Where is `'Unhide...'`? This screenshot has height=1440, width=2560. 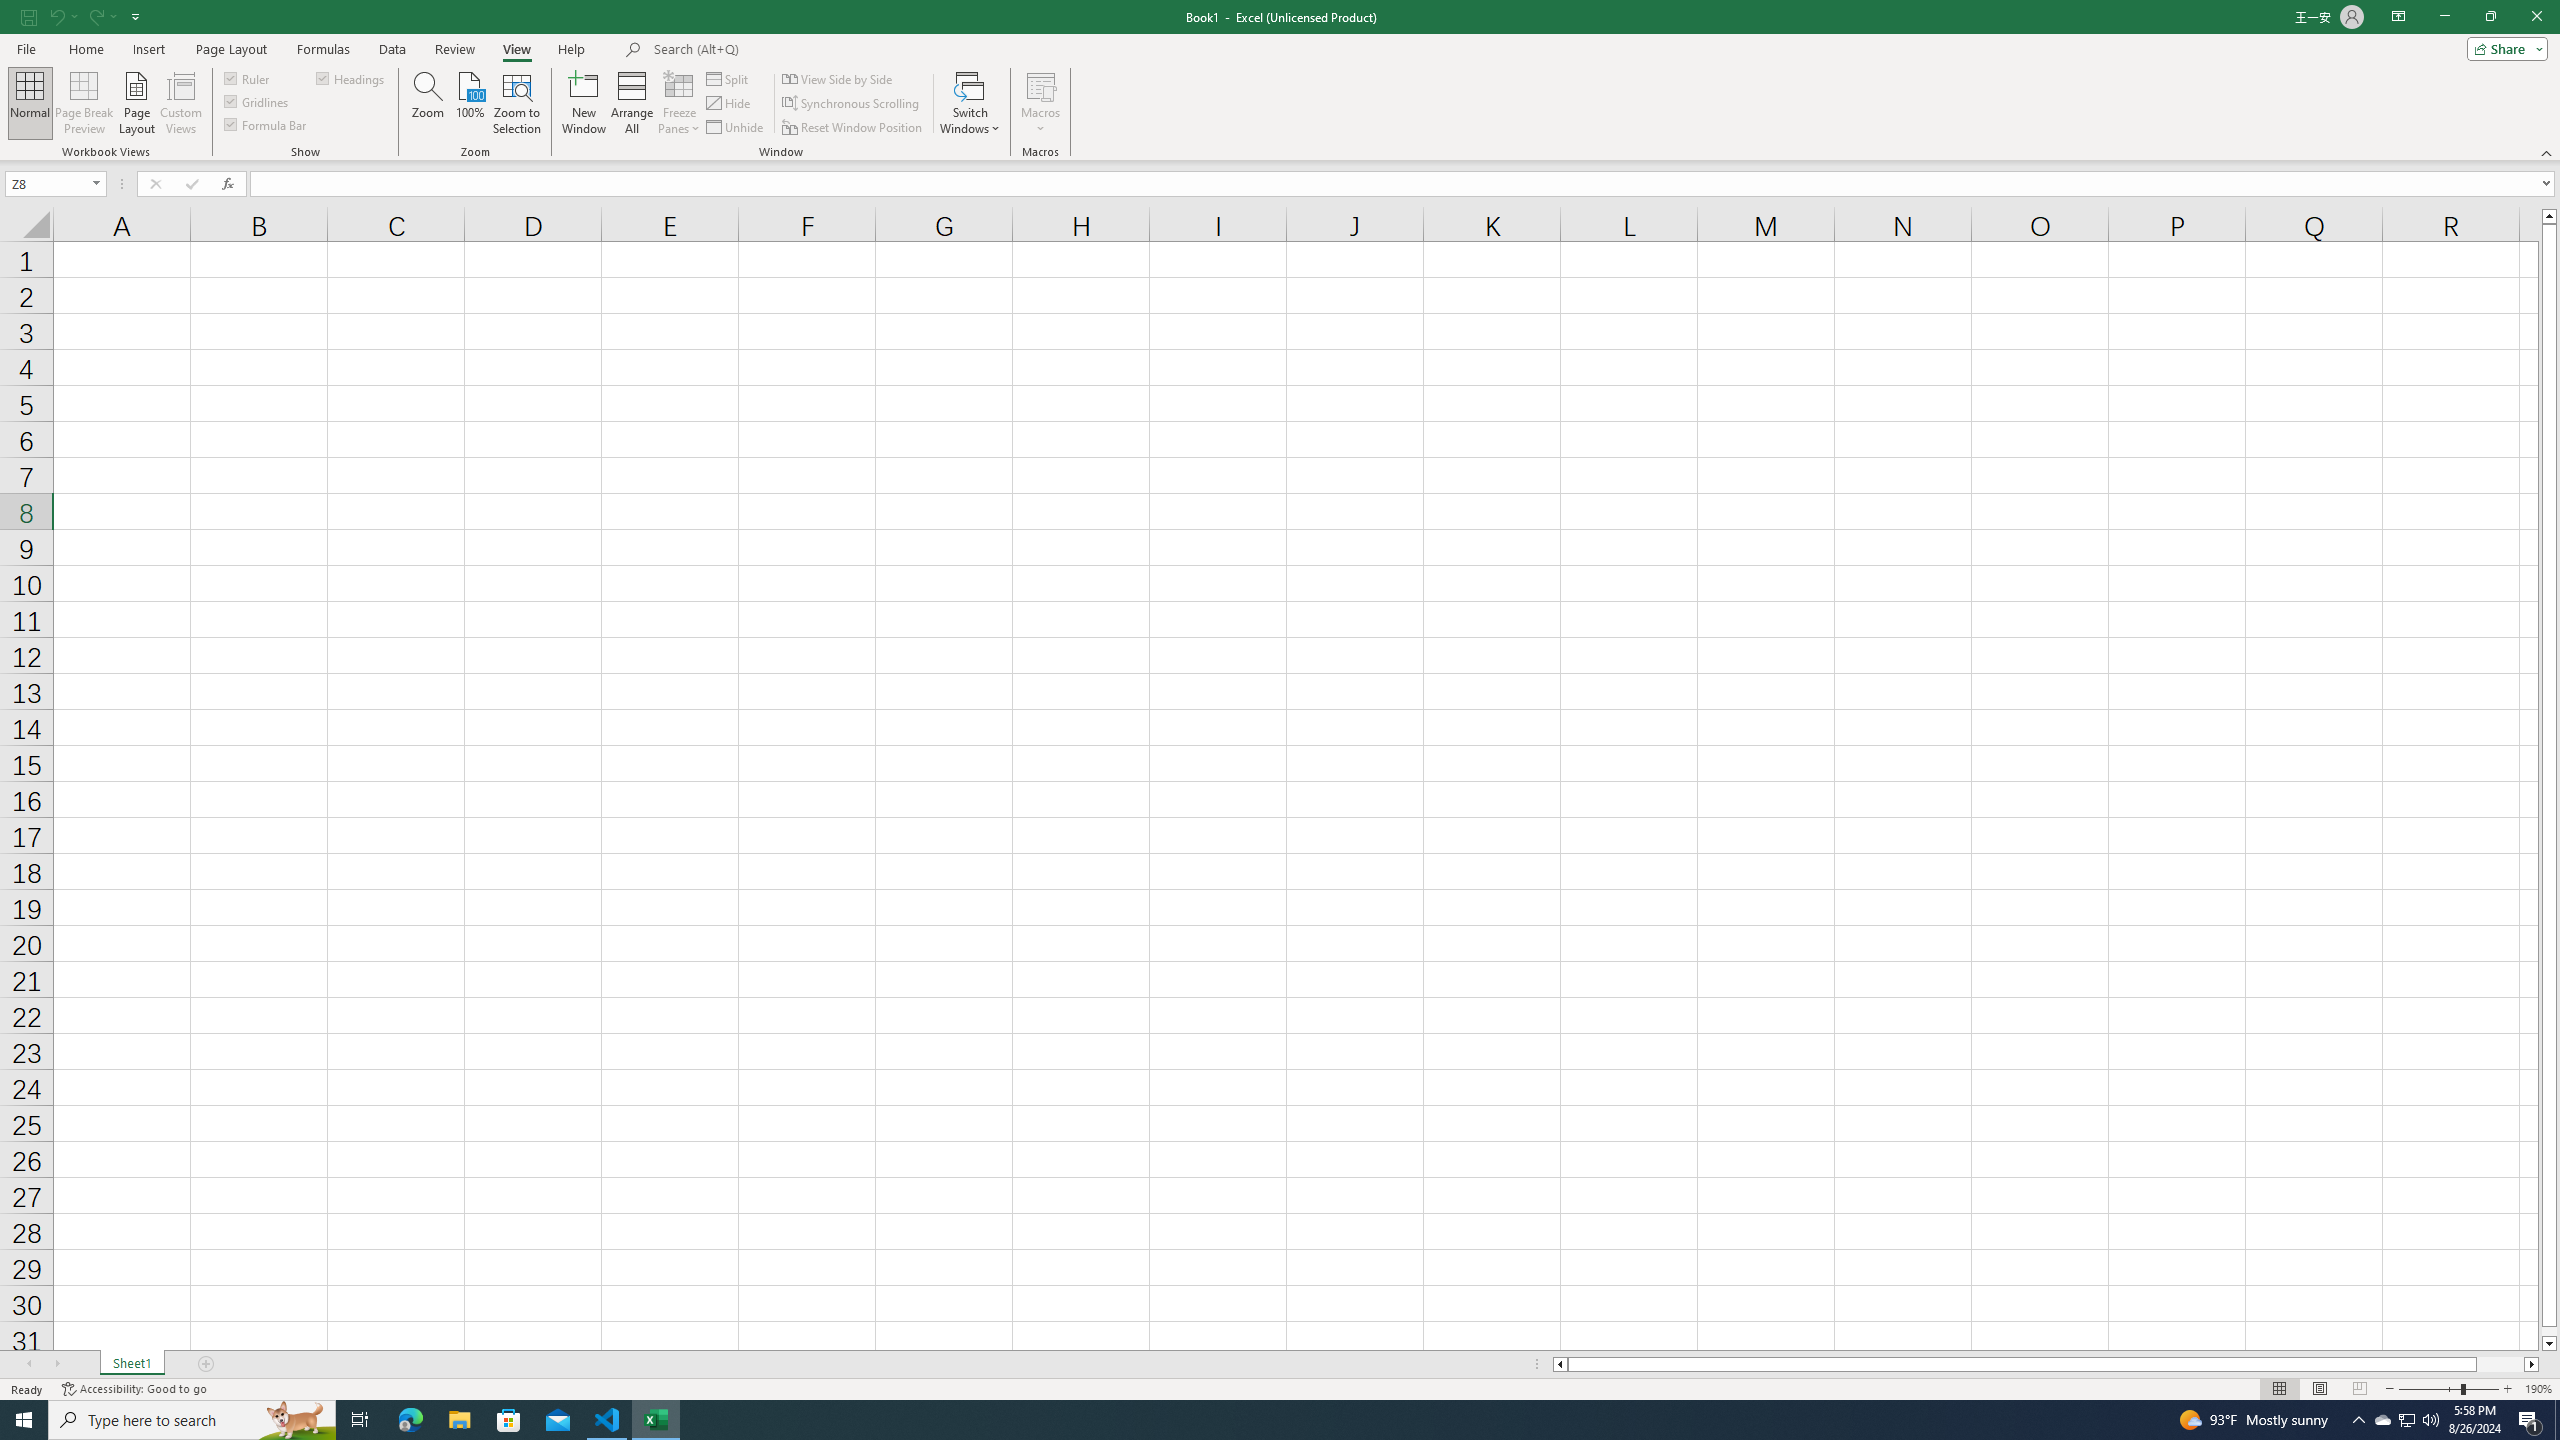
'Unhide...' is located at coordinates (737, 127).